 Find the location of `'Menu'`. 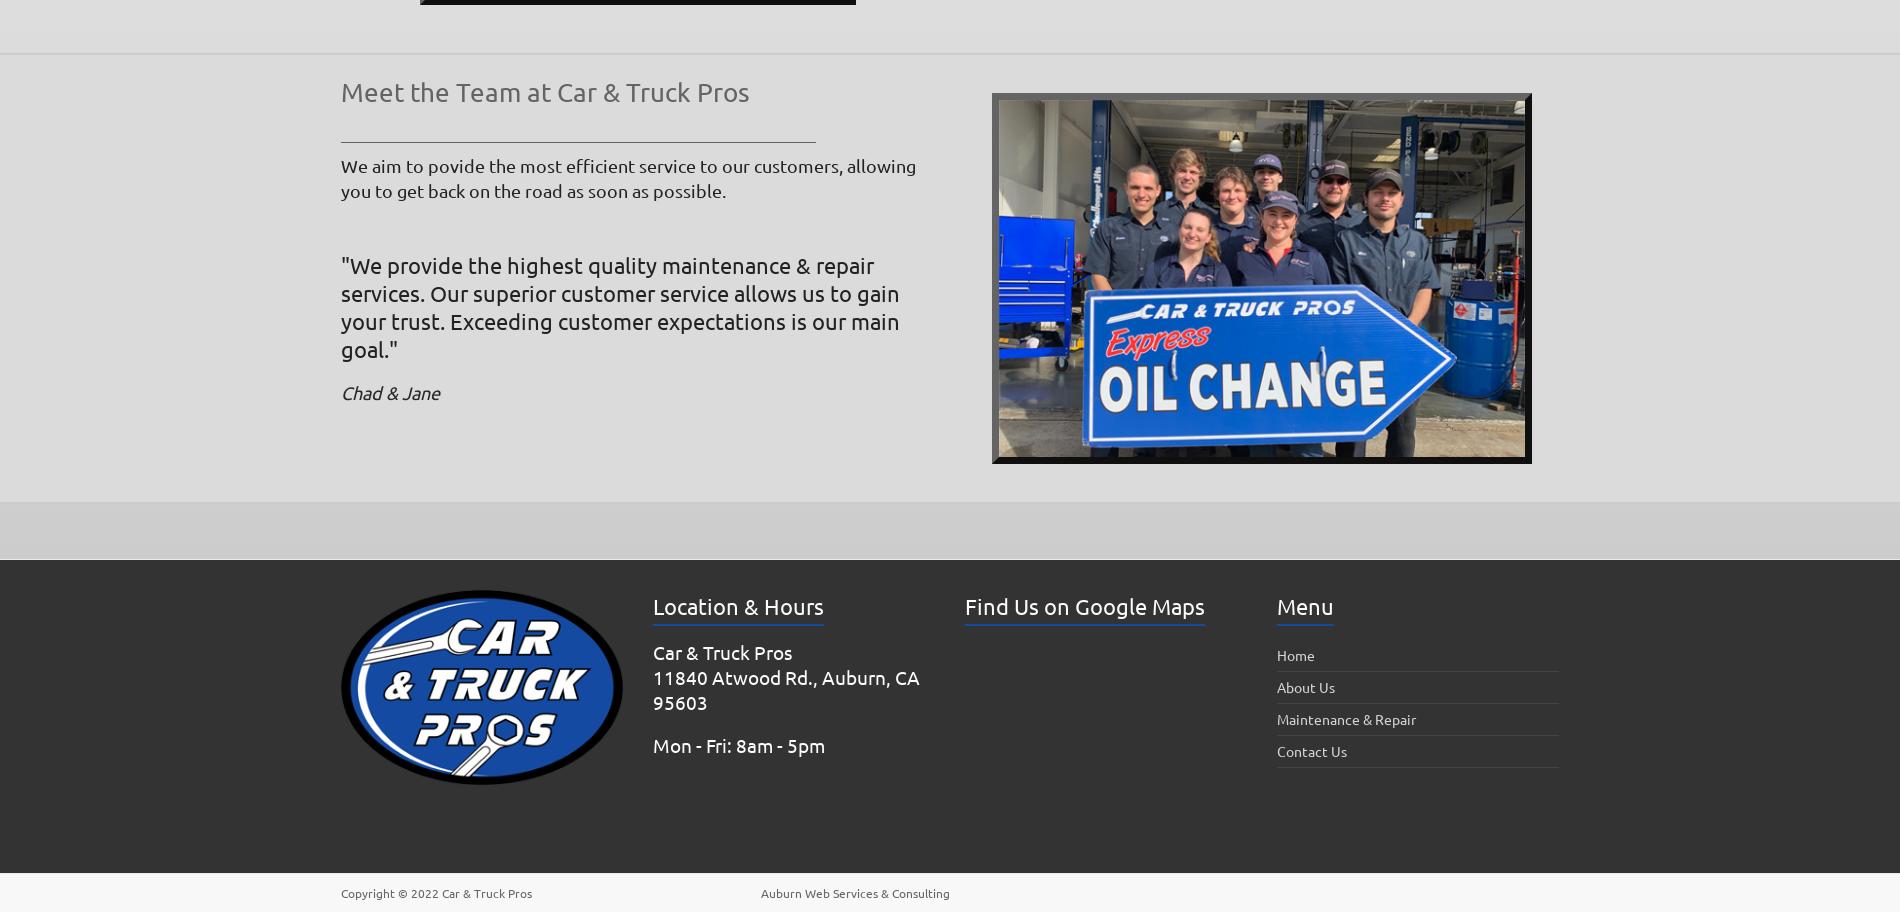

'Menu' is located at coordinates (1275, 605).